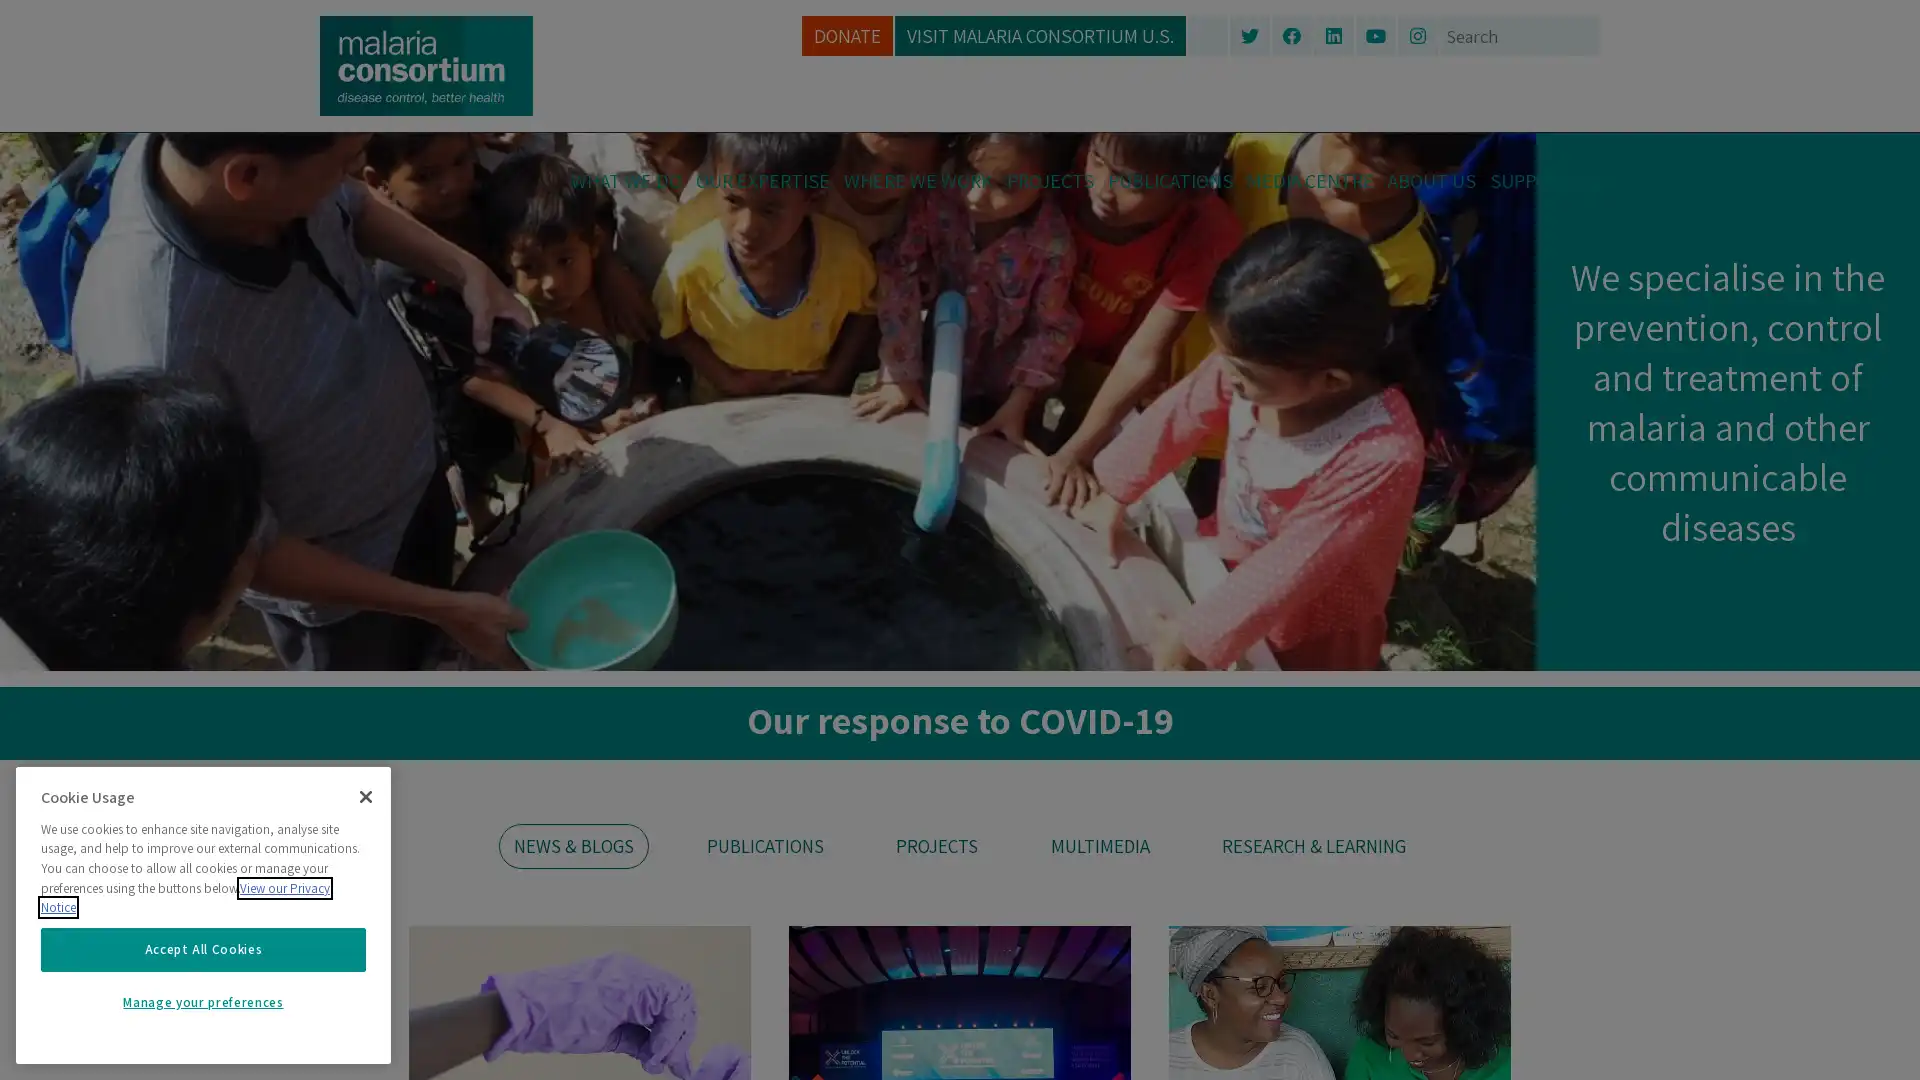 This screenshot has height=1080, width=1920. What do you see at coordinates (203, 948) in the screenshot?
I see `Accept All Cookies` at bounding box center [203, 948].